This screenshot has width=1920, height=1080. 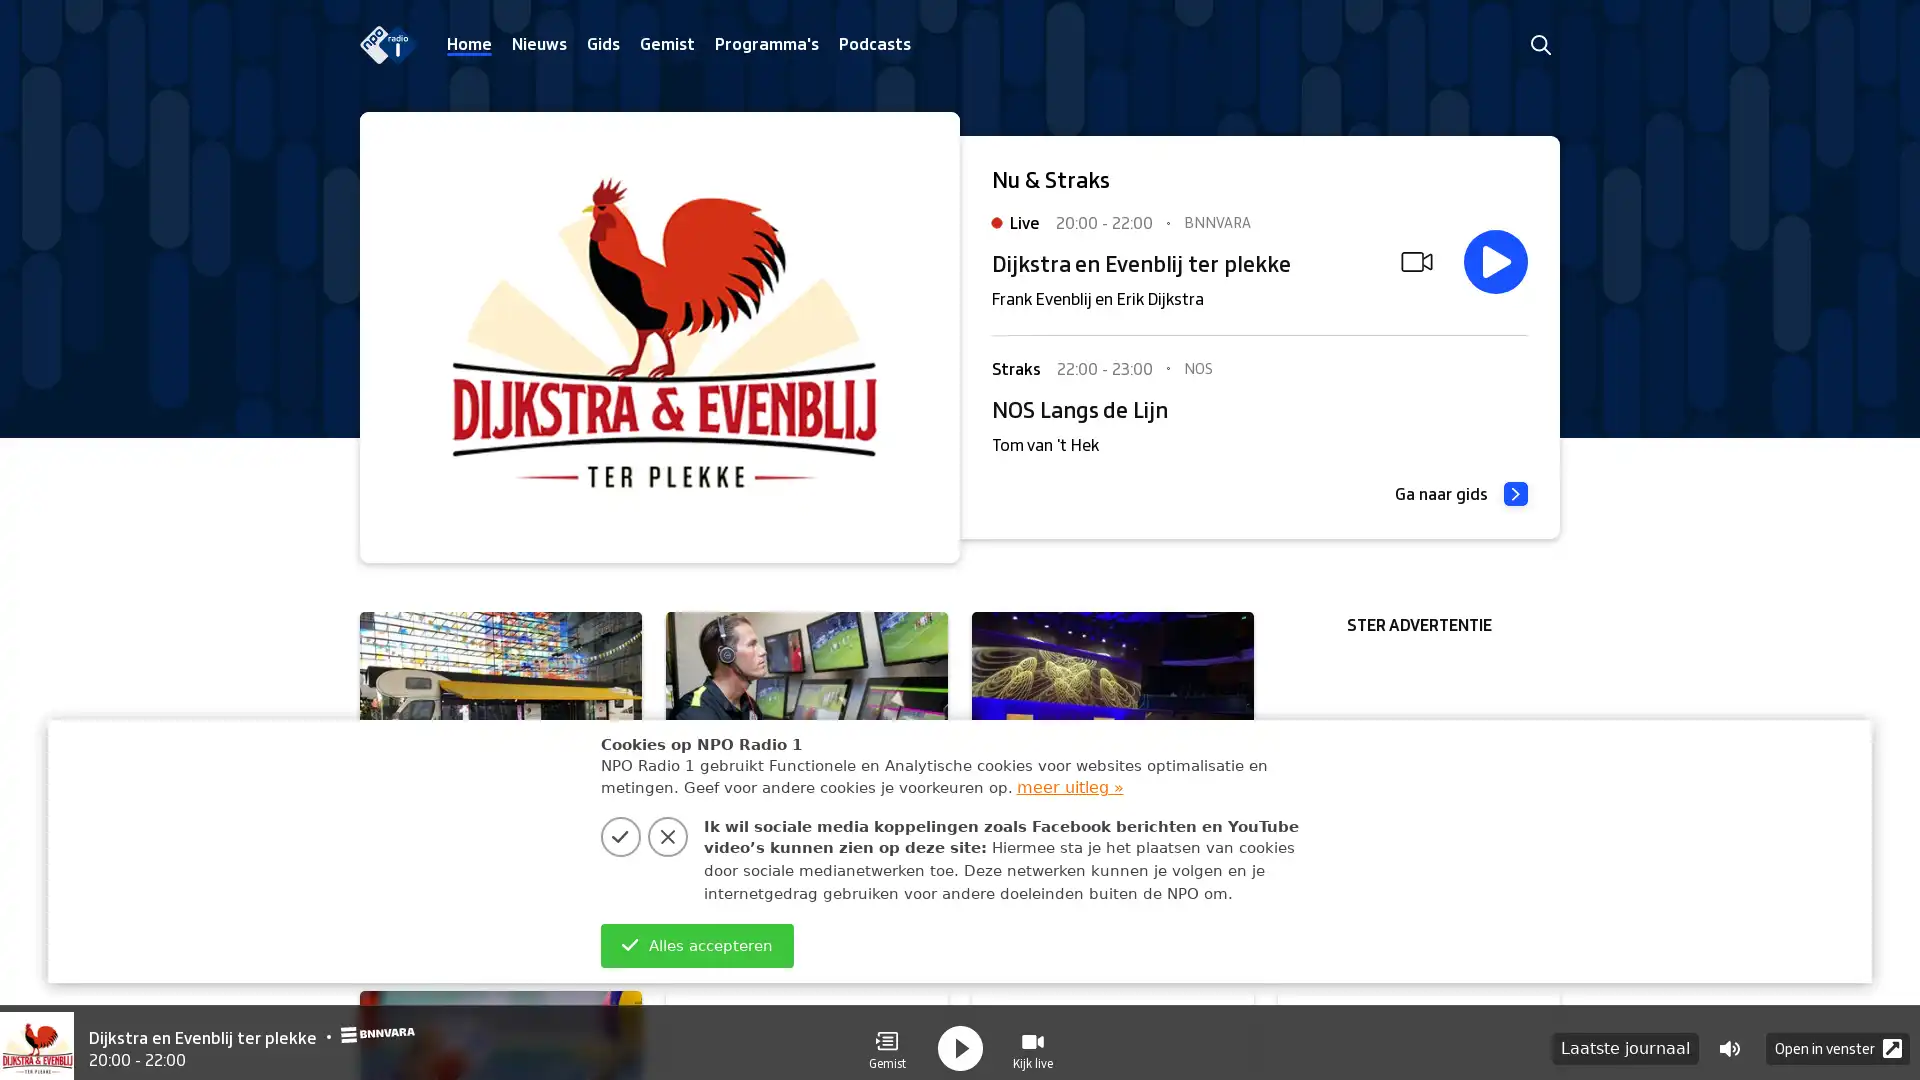 I want to click on zoeken, so click(x=1539, y=44).